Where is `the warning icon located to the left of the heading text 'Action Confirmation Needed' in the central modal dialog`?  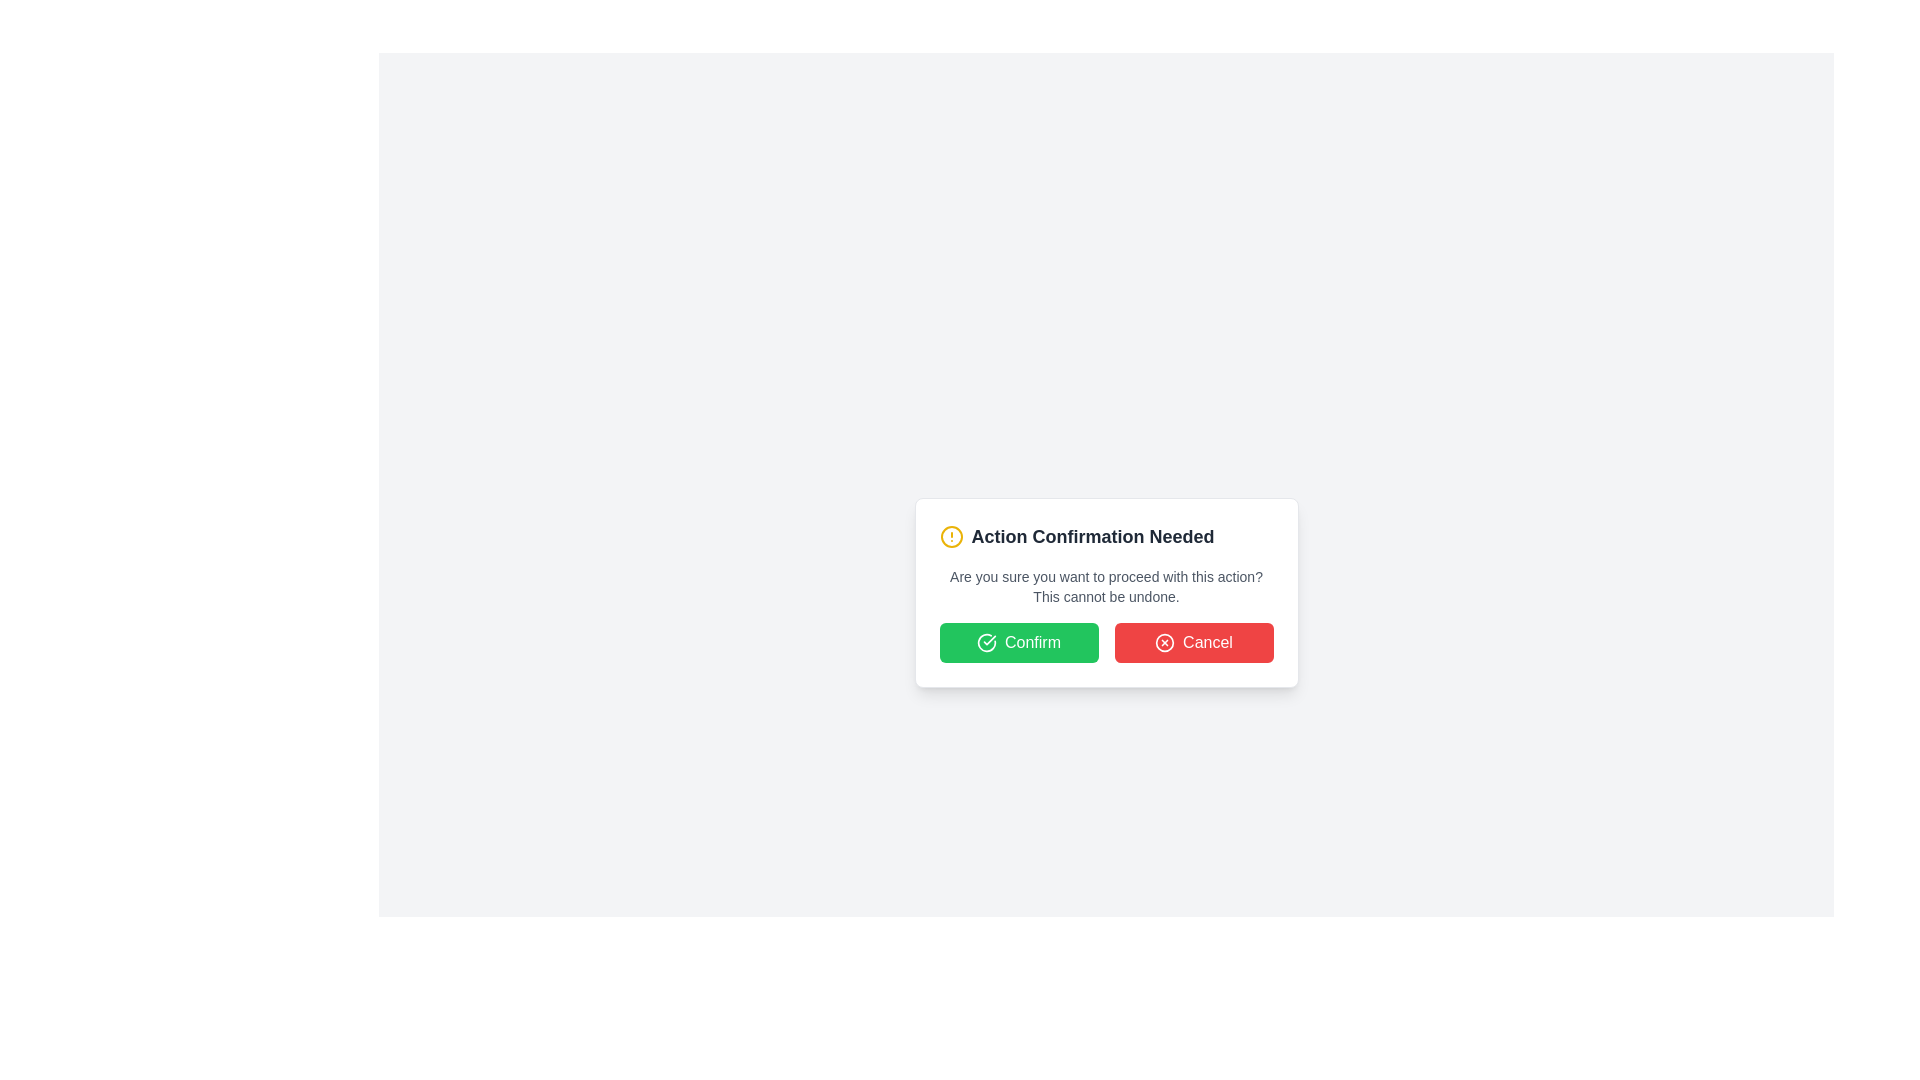
the warning icon located to the left of the heading text 'Action Confirmation Needed' in the central modal dialog is located at coordinates (950, 535).